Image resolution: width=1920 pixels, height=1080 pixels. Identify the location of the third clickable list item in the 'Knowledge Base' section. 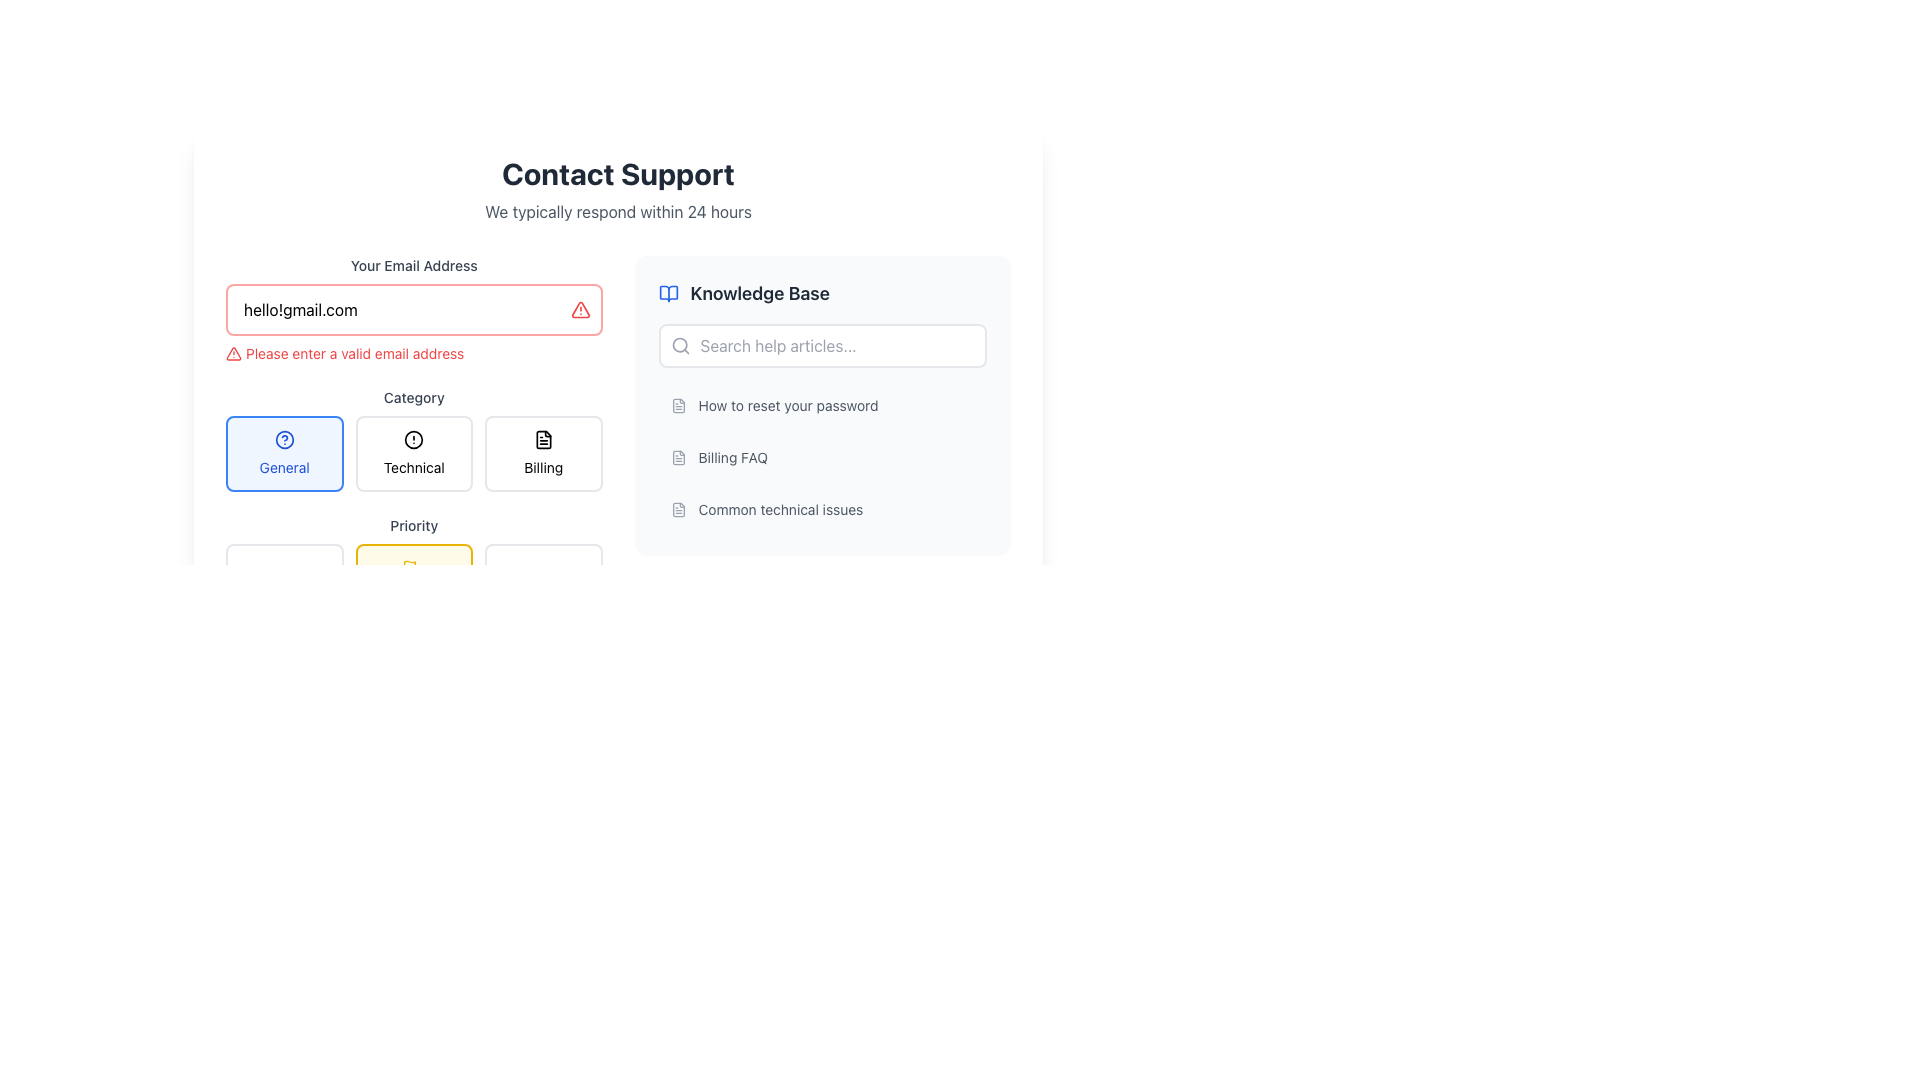
(822, 523).